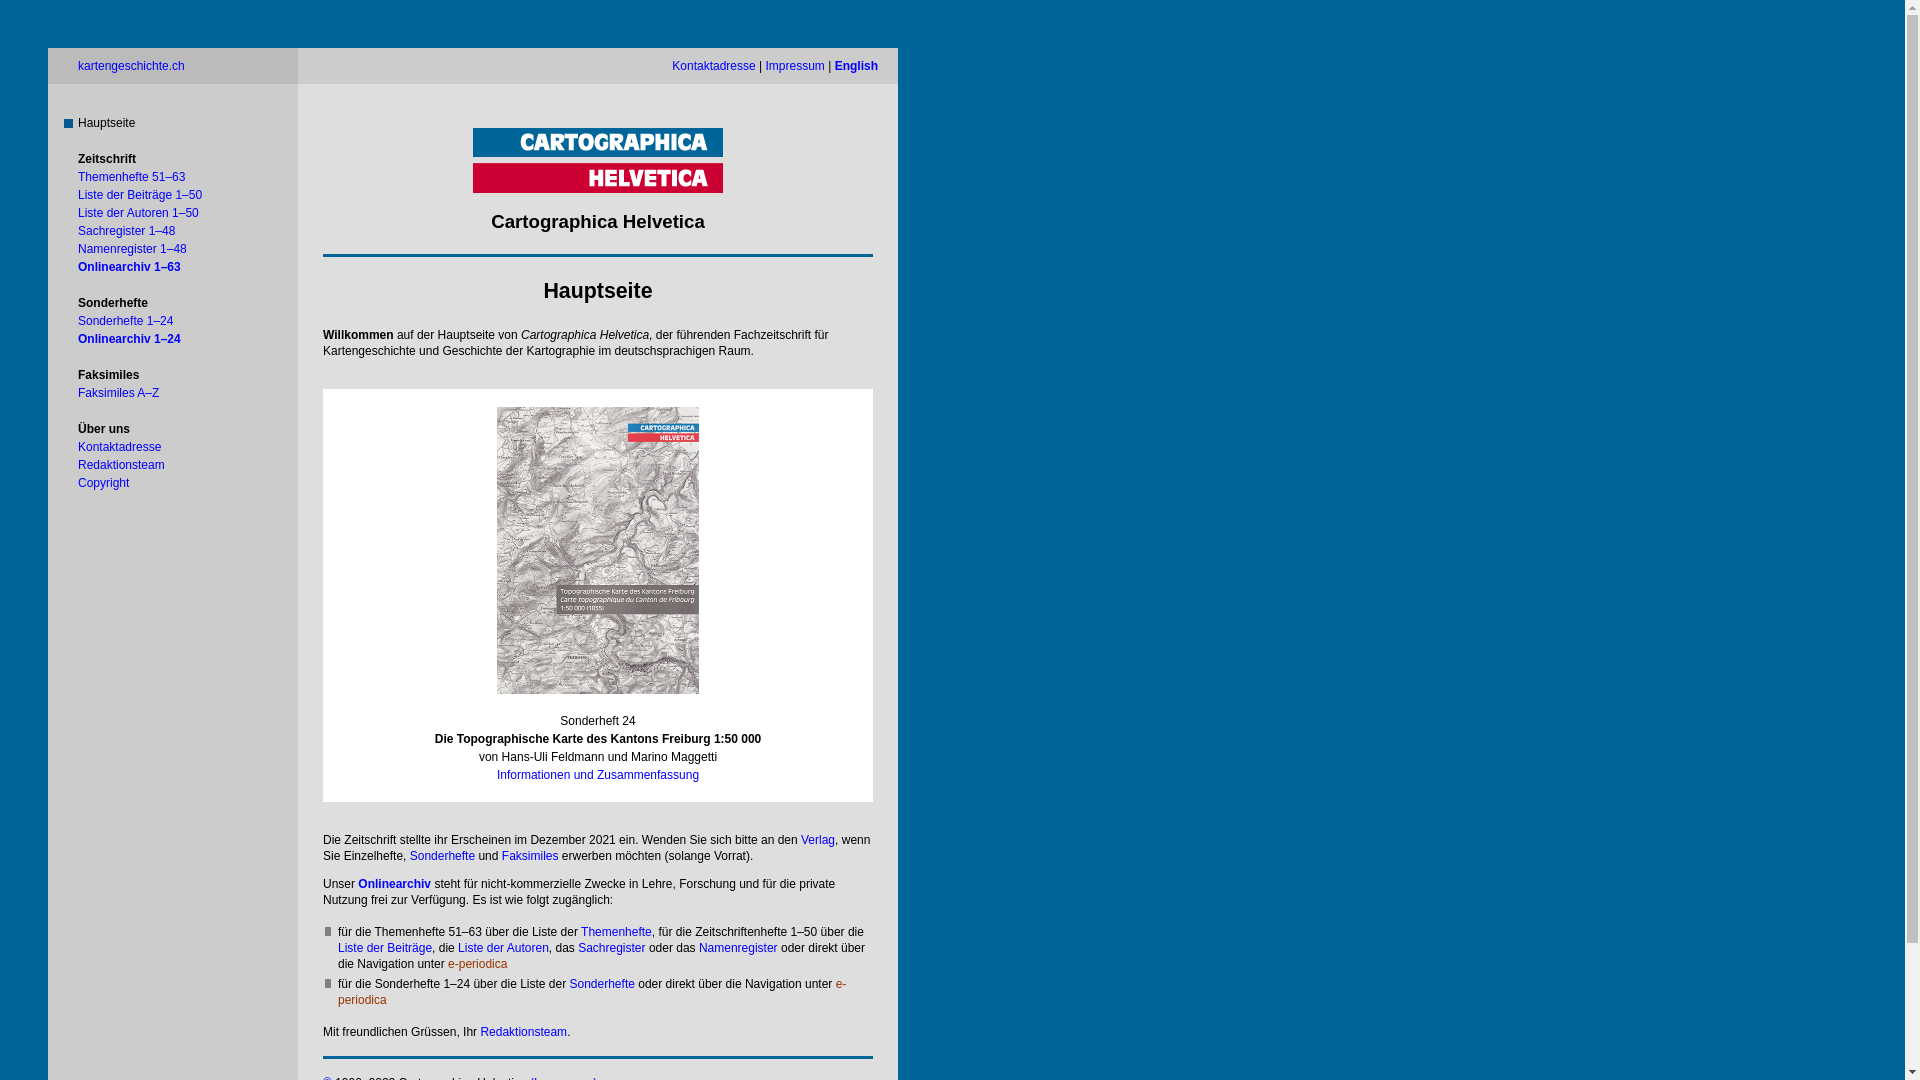 This screenshot has height=1080, width=1920. What do you see at coordinates (503, 947) in the screenshot?
I see `'Liste der Autoren'` at bounding box center [503, 947].